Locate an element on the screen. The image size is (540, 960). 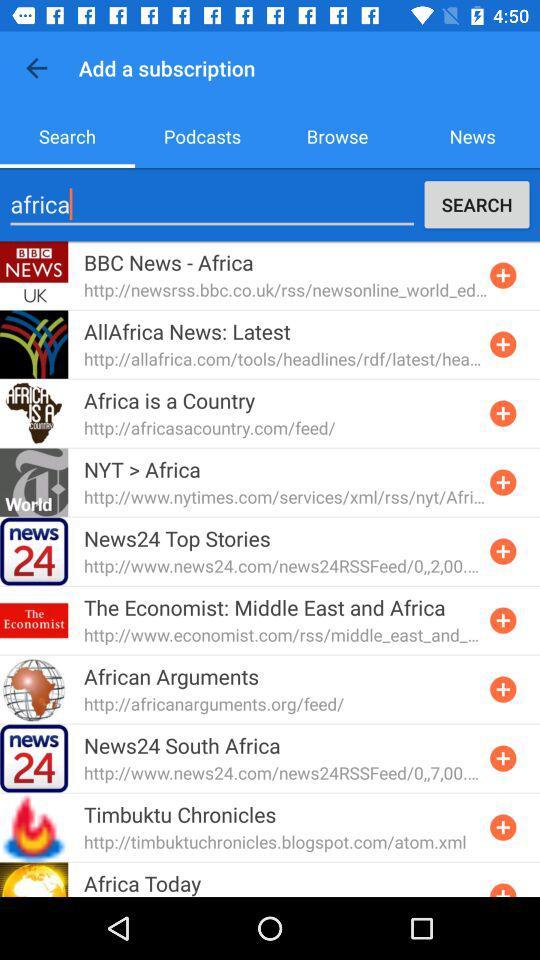
the news24 south africa item is located at coordinates (182, 744).